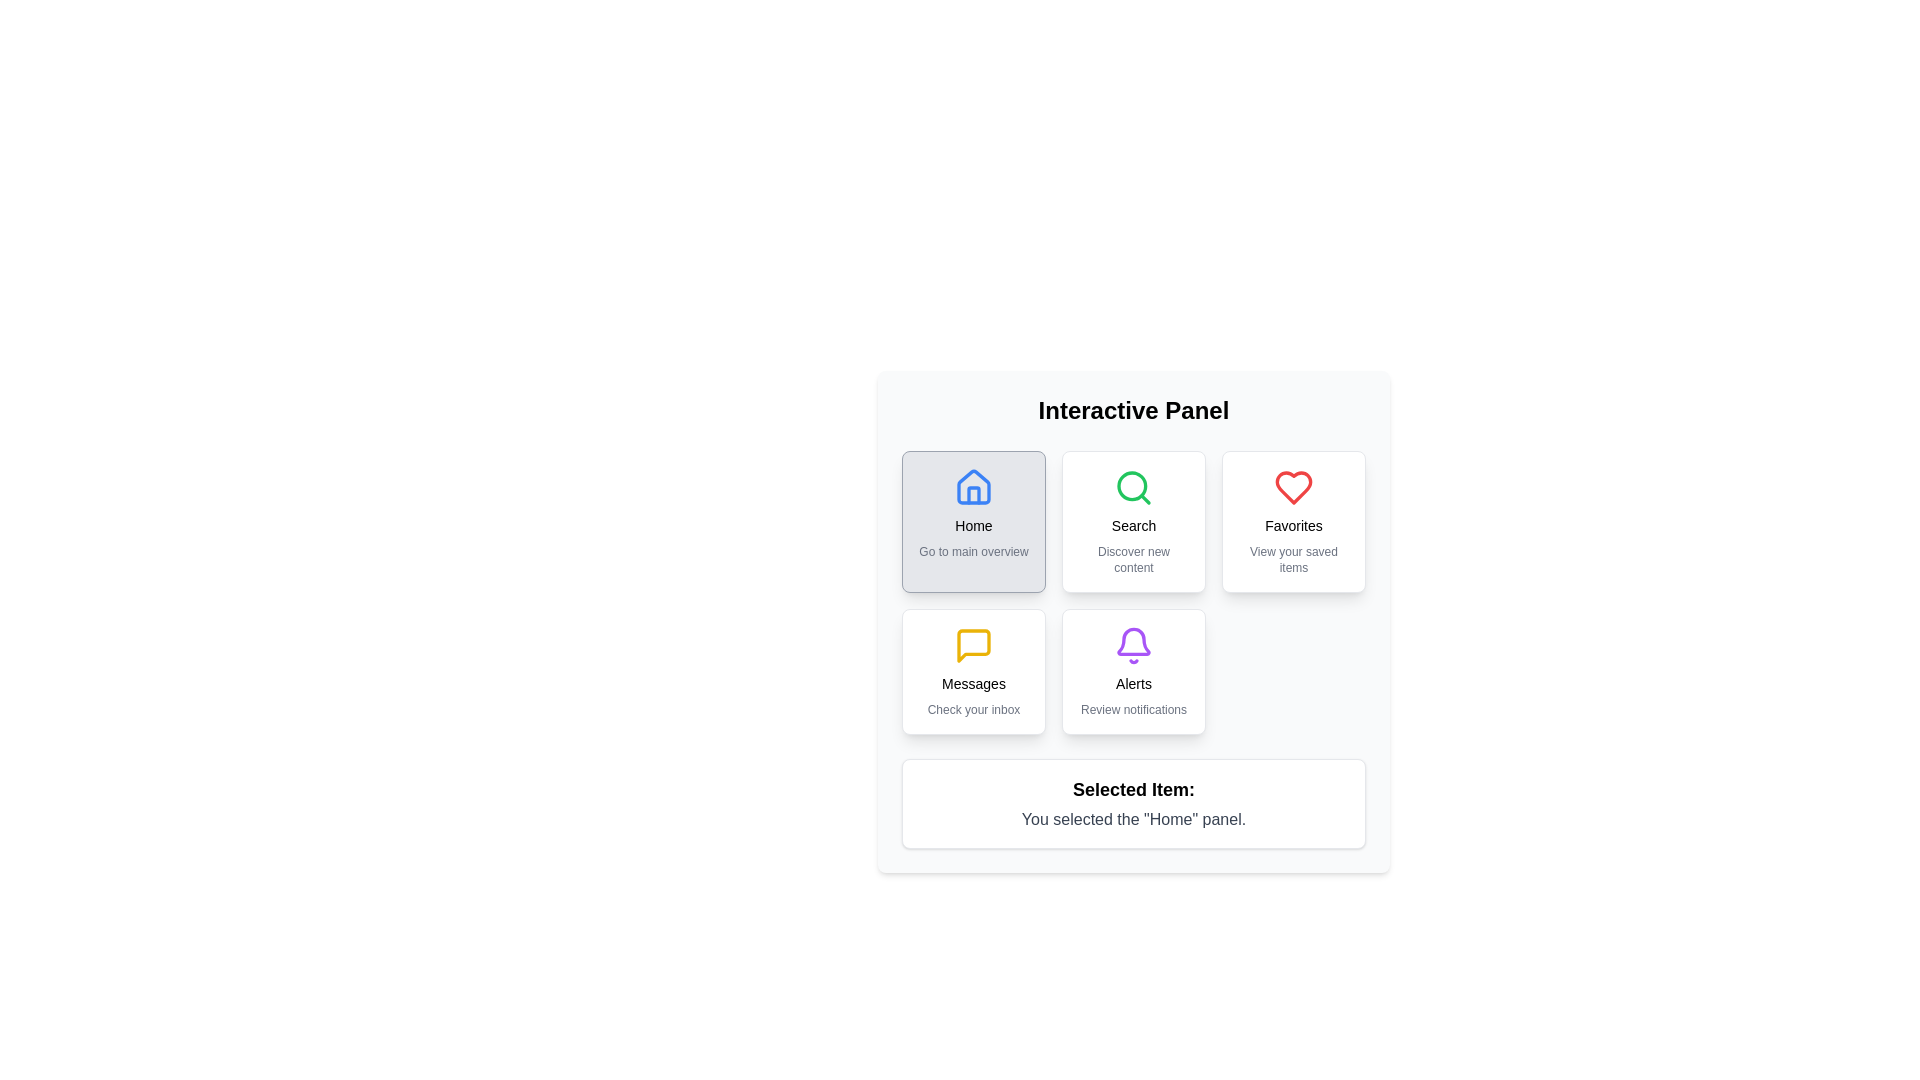  What do you see at coordinates (1133, 708) in the screenshot?
I see `the text label displaying 'Review notifications' located beneath the main label 'Alerts' within the card labeled 'Alerts'` at bounding box center [1133, 708].